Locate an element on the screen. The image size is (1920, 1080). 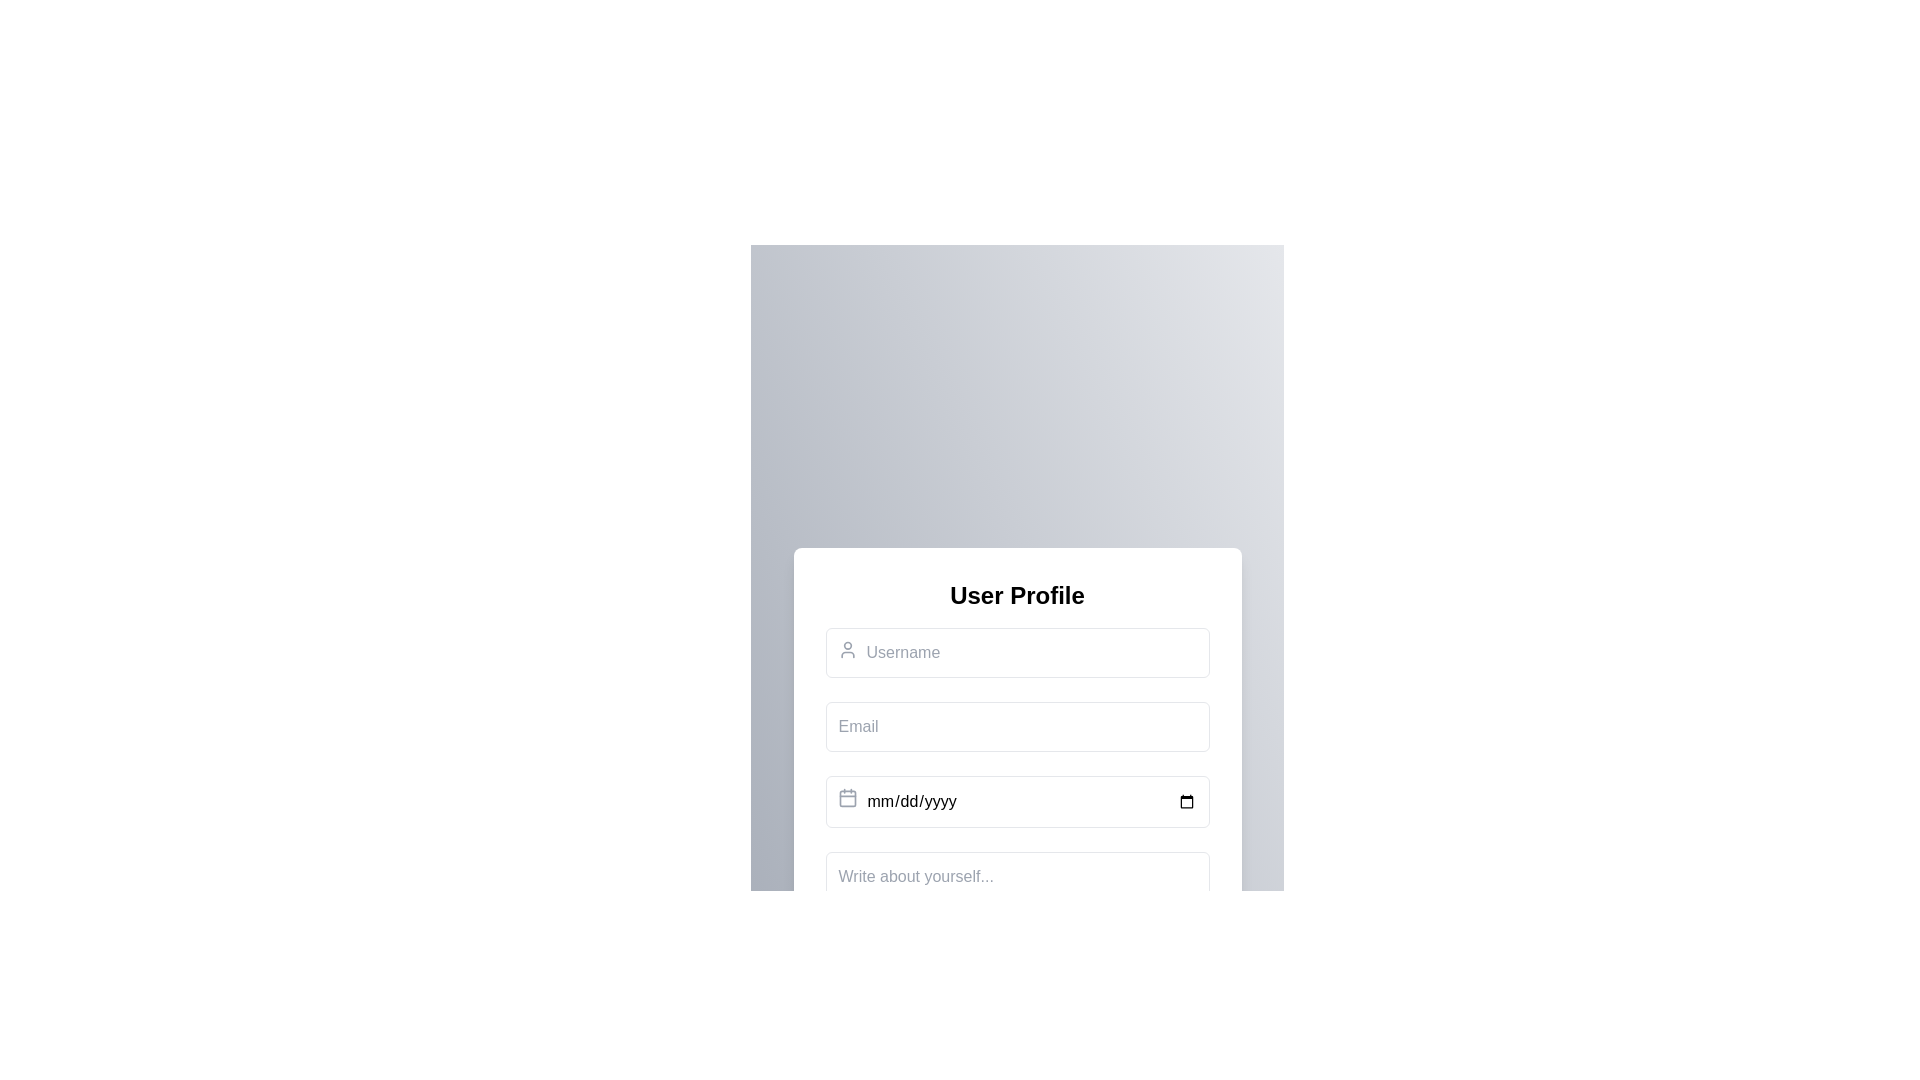
the calendar icon located in the user profile section's date input field is located at coordinates (847, 797).